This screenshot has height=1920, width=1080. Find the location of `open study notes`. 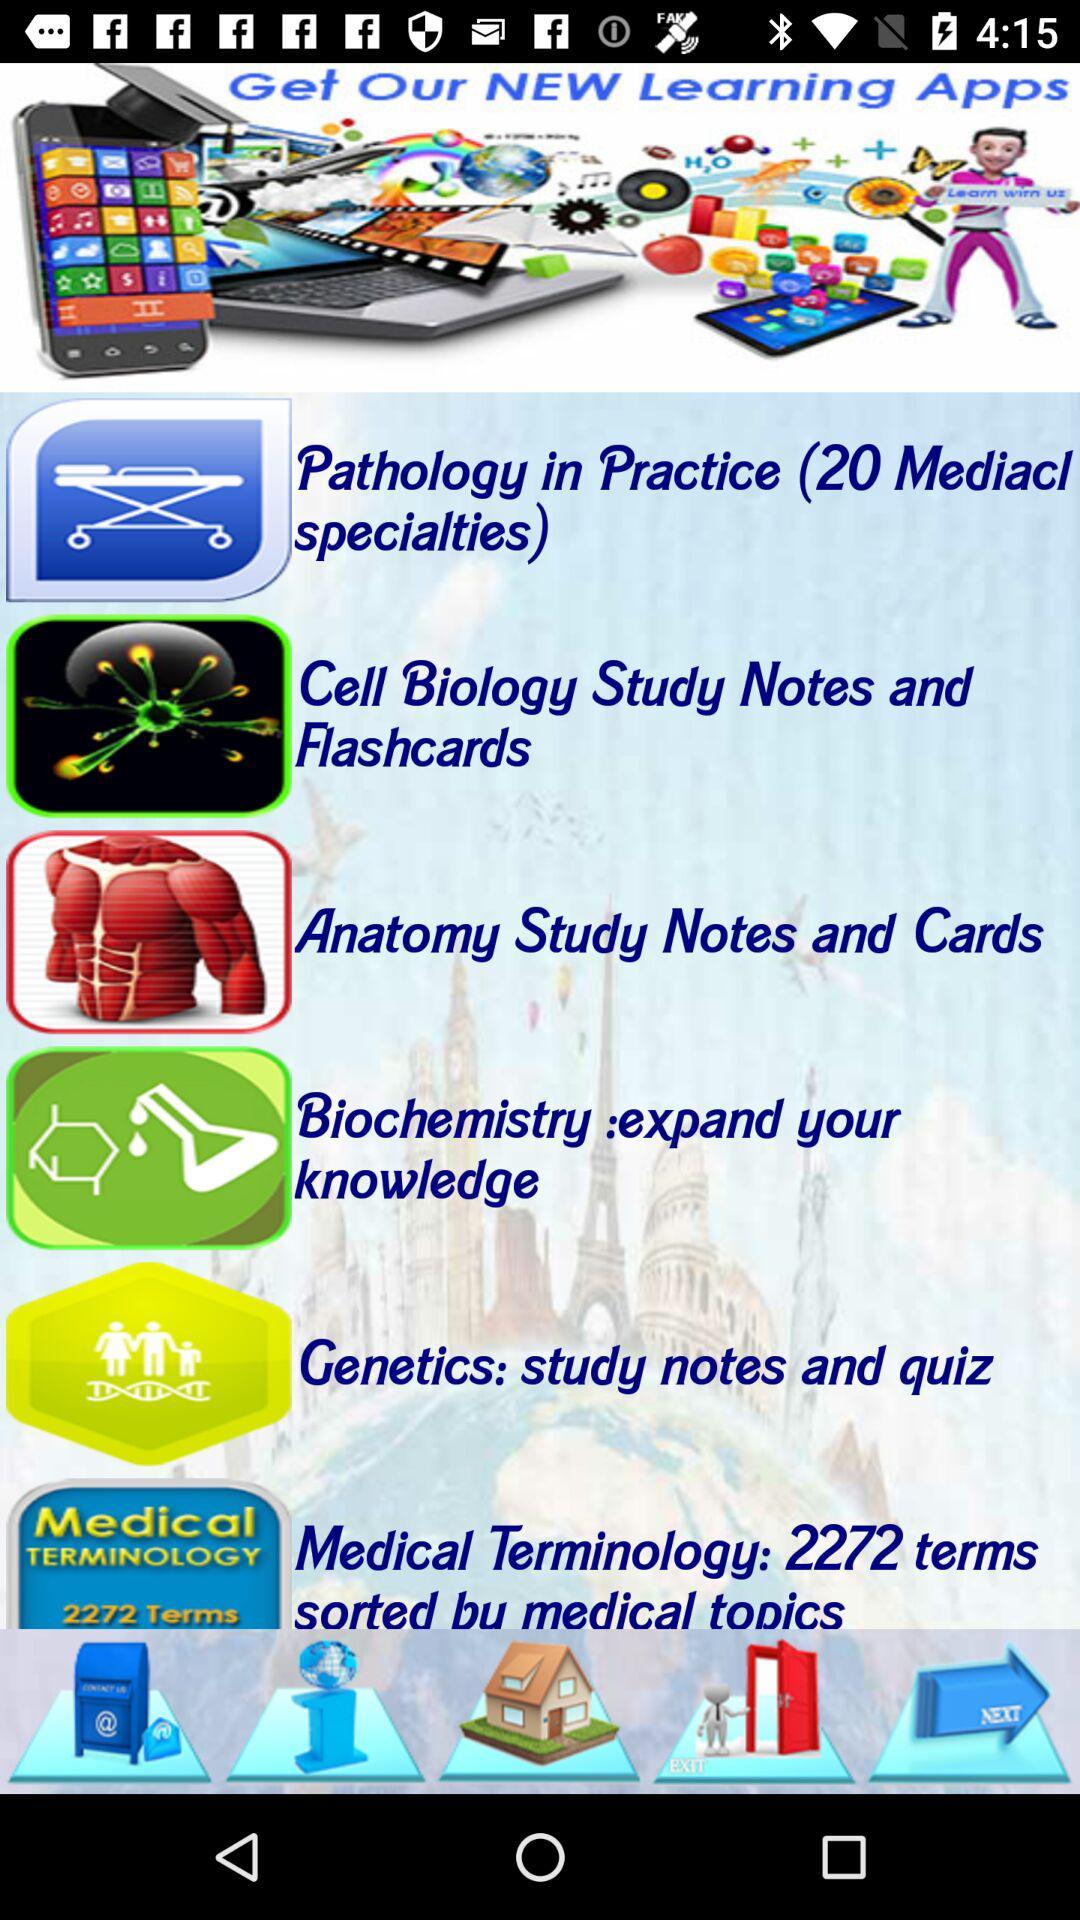

open study notes is located at coordinates (147, 716).